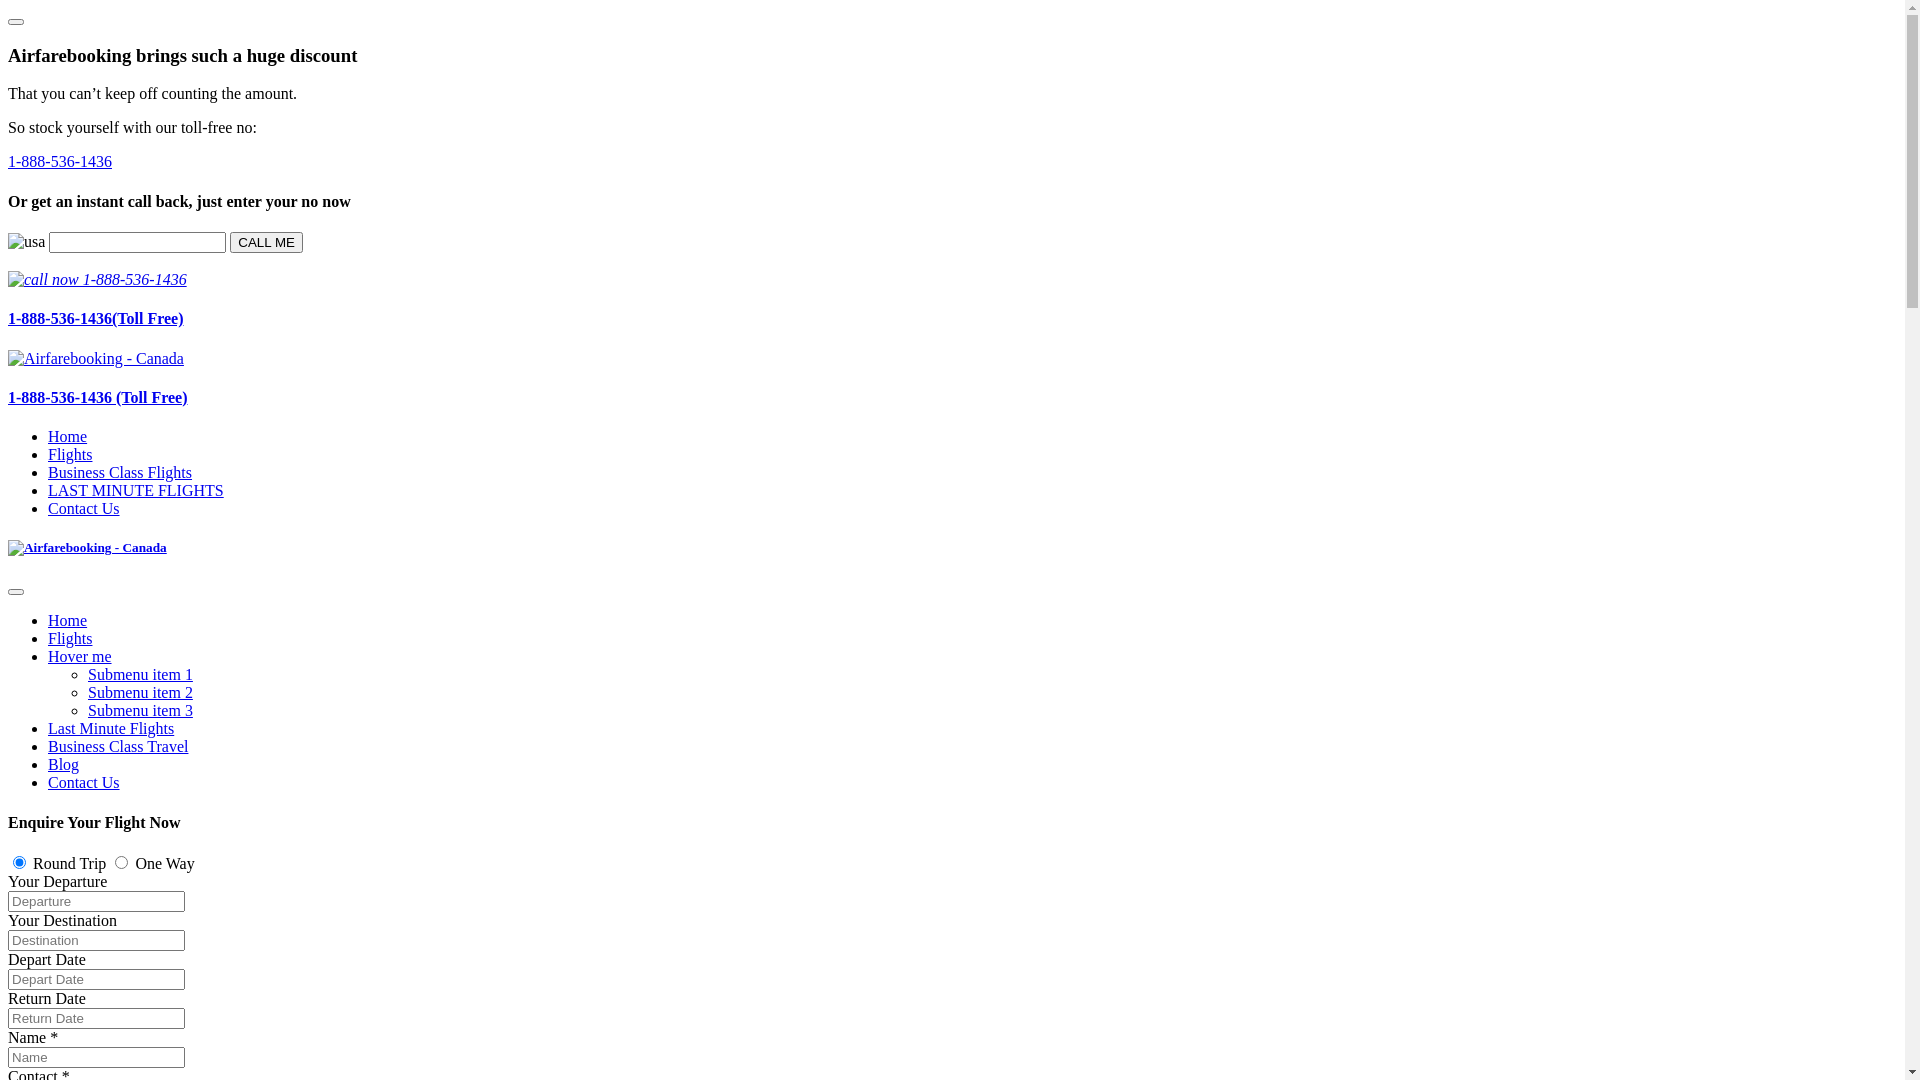  Describe the element at coordinates (48, 472) in the screenshot. I see `'Business Class Flights'` at that location.